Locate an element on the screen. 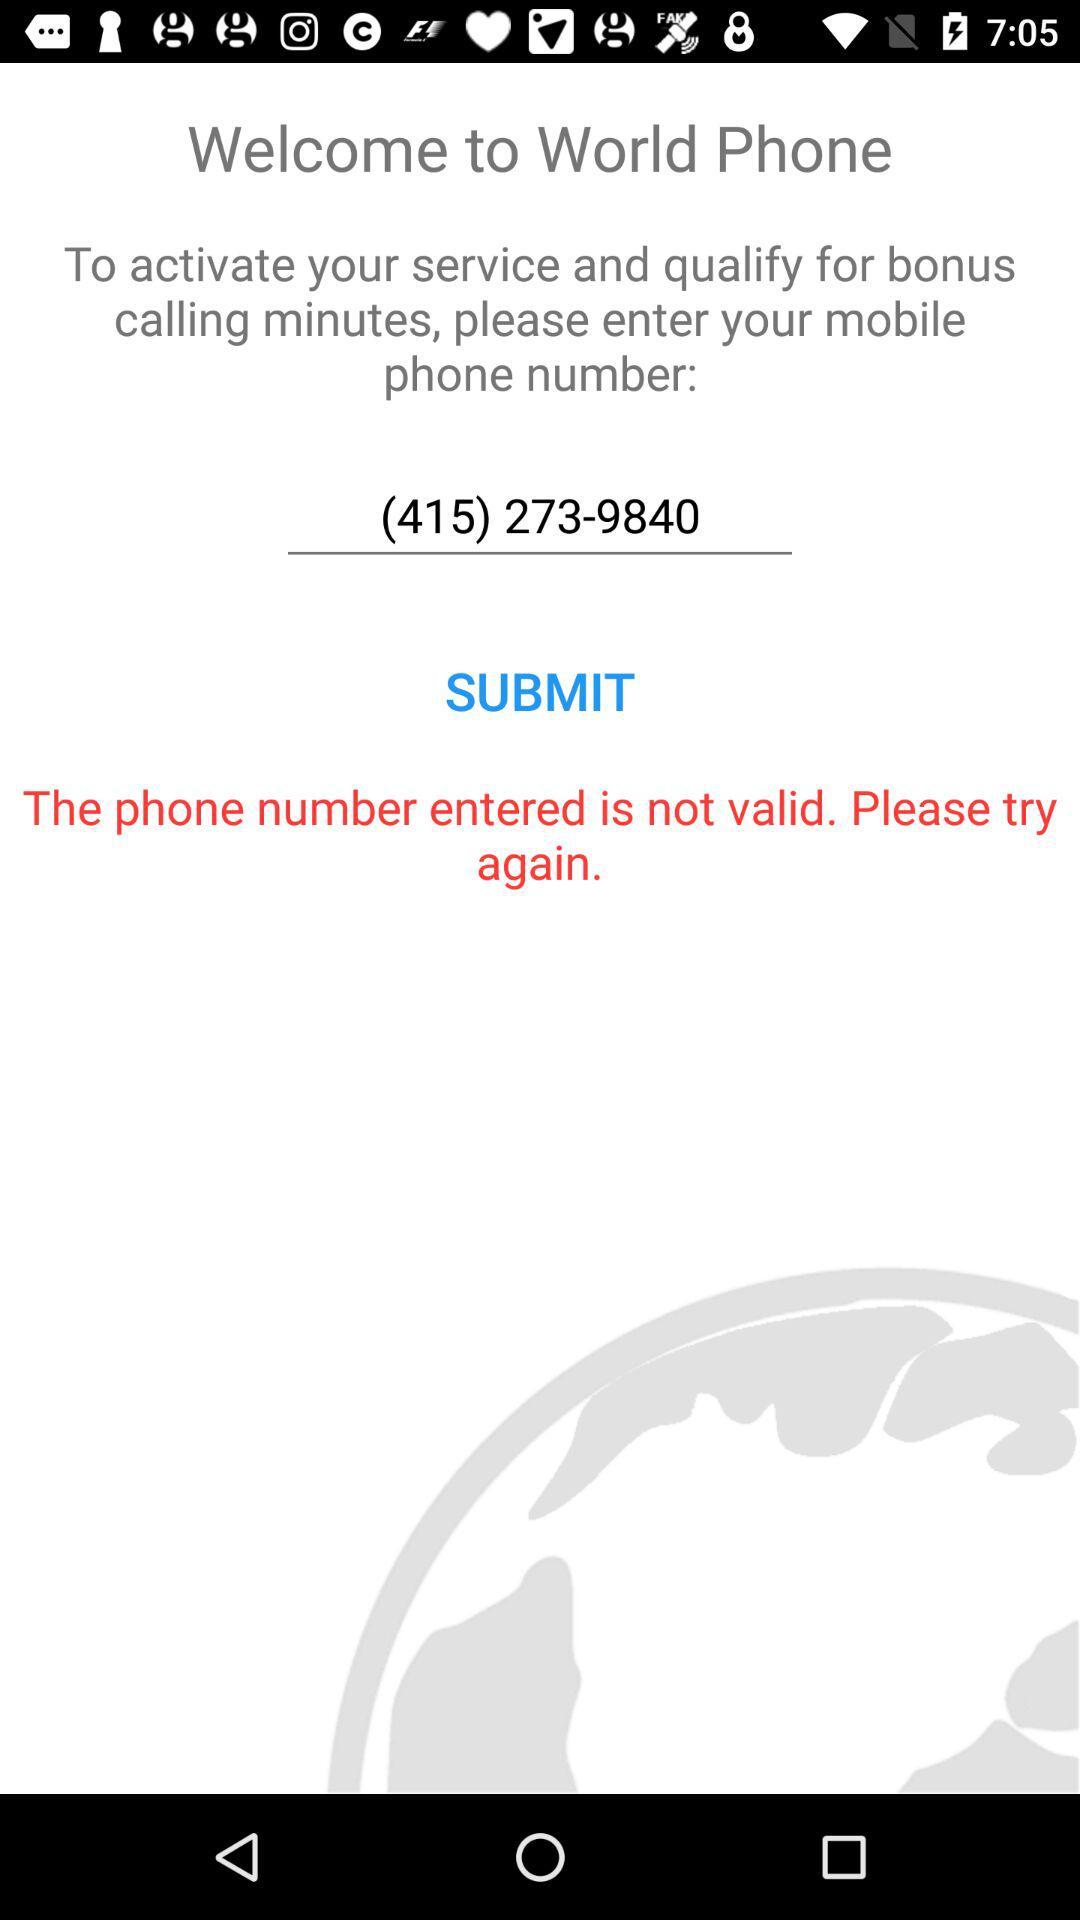 The image size is (1080, 1920). the (415) 273-9840 icon is located at coordinates (540, 515).